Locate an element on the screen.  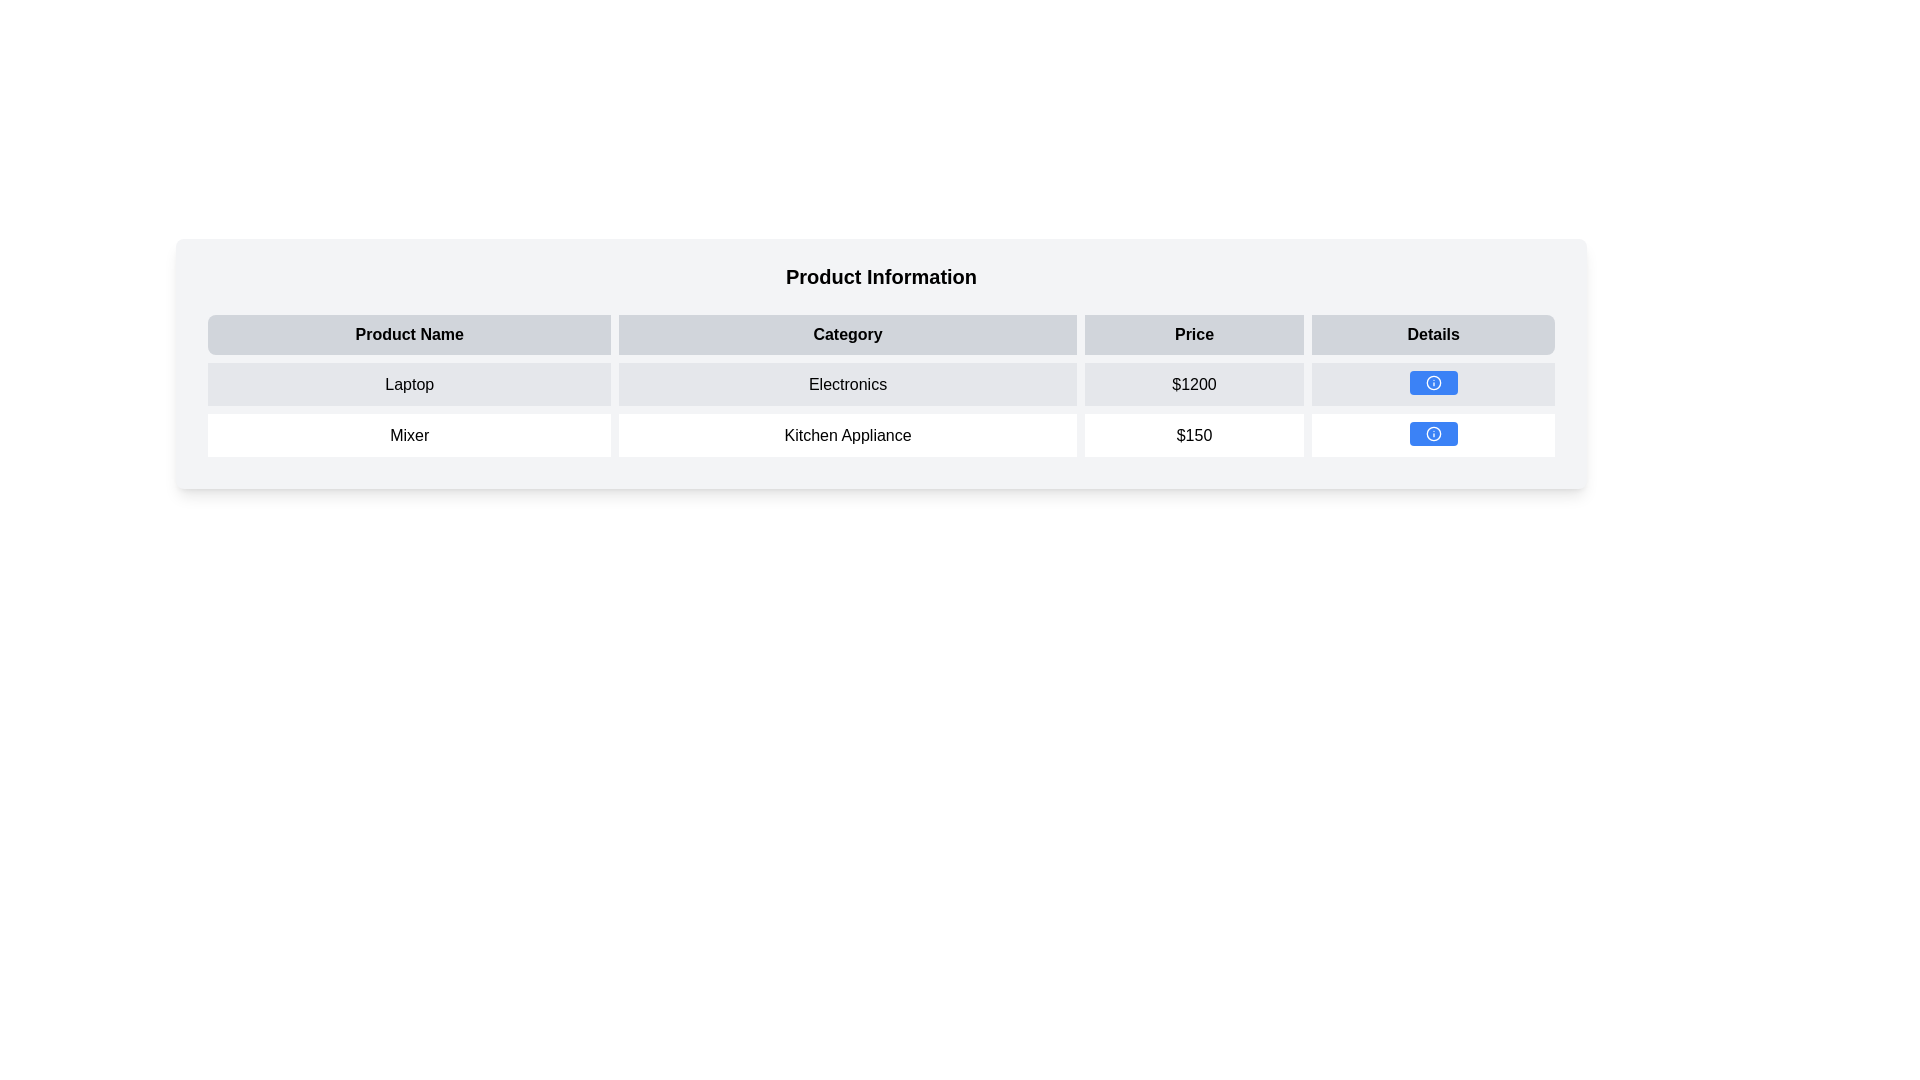
the text label displaying the value '$150' in black font, located in the 'Price' column of the table for the product 'Mixer' is located at coordinates (1194, 434).